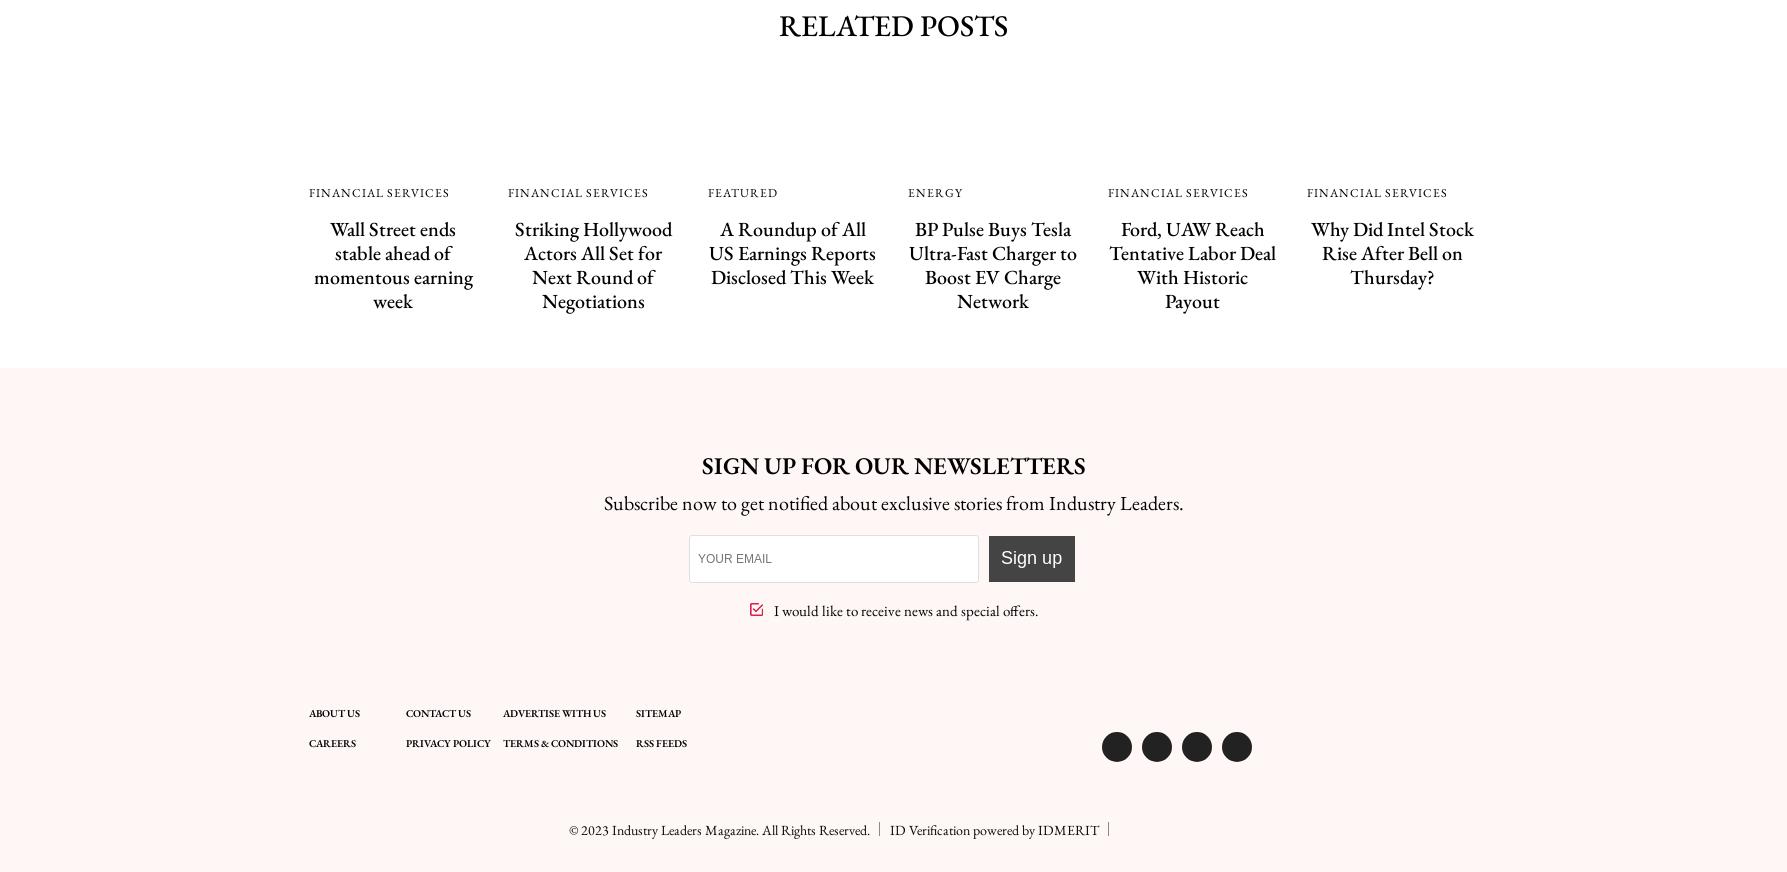  What do you see at coordinates (591, 263) in the screenshot?
I see `'Striking Hollywood Actors All Set for Next Round of Negotiations'` at bounding box center [591, 263].